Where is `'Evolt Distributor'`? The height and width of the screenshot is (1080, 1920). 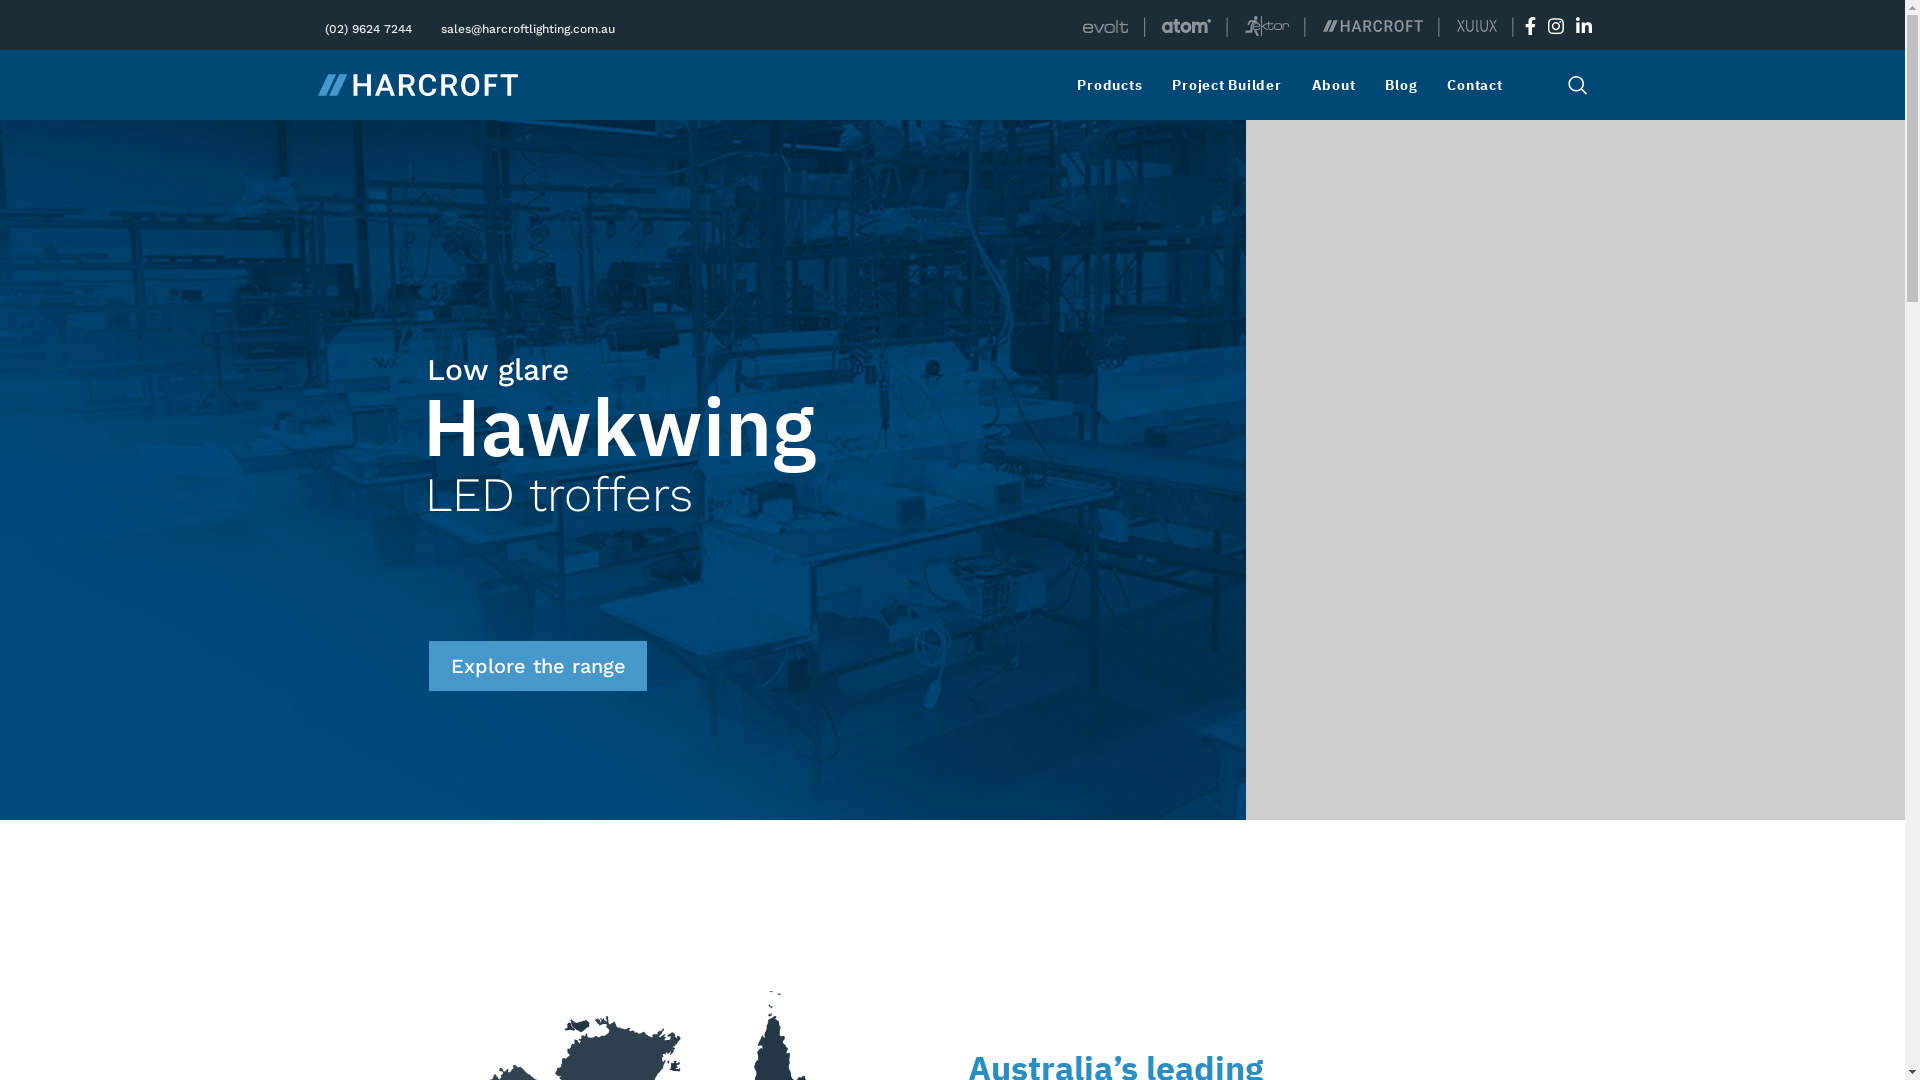
'Evolt Distributor' is located at coordinates (1104, 26).